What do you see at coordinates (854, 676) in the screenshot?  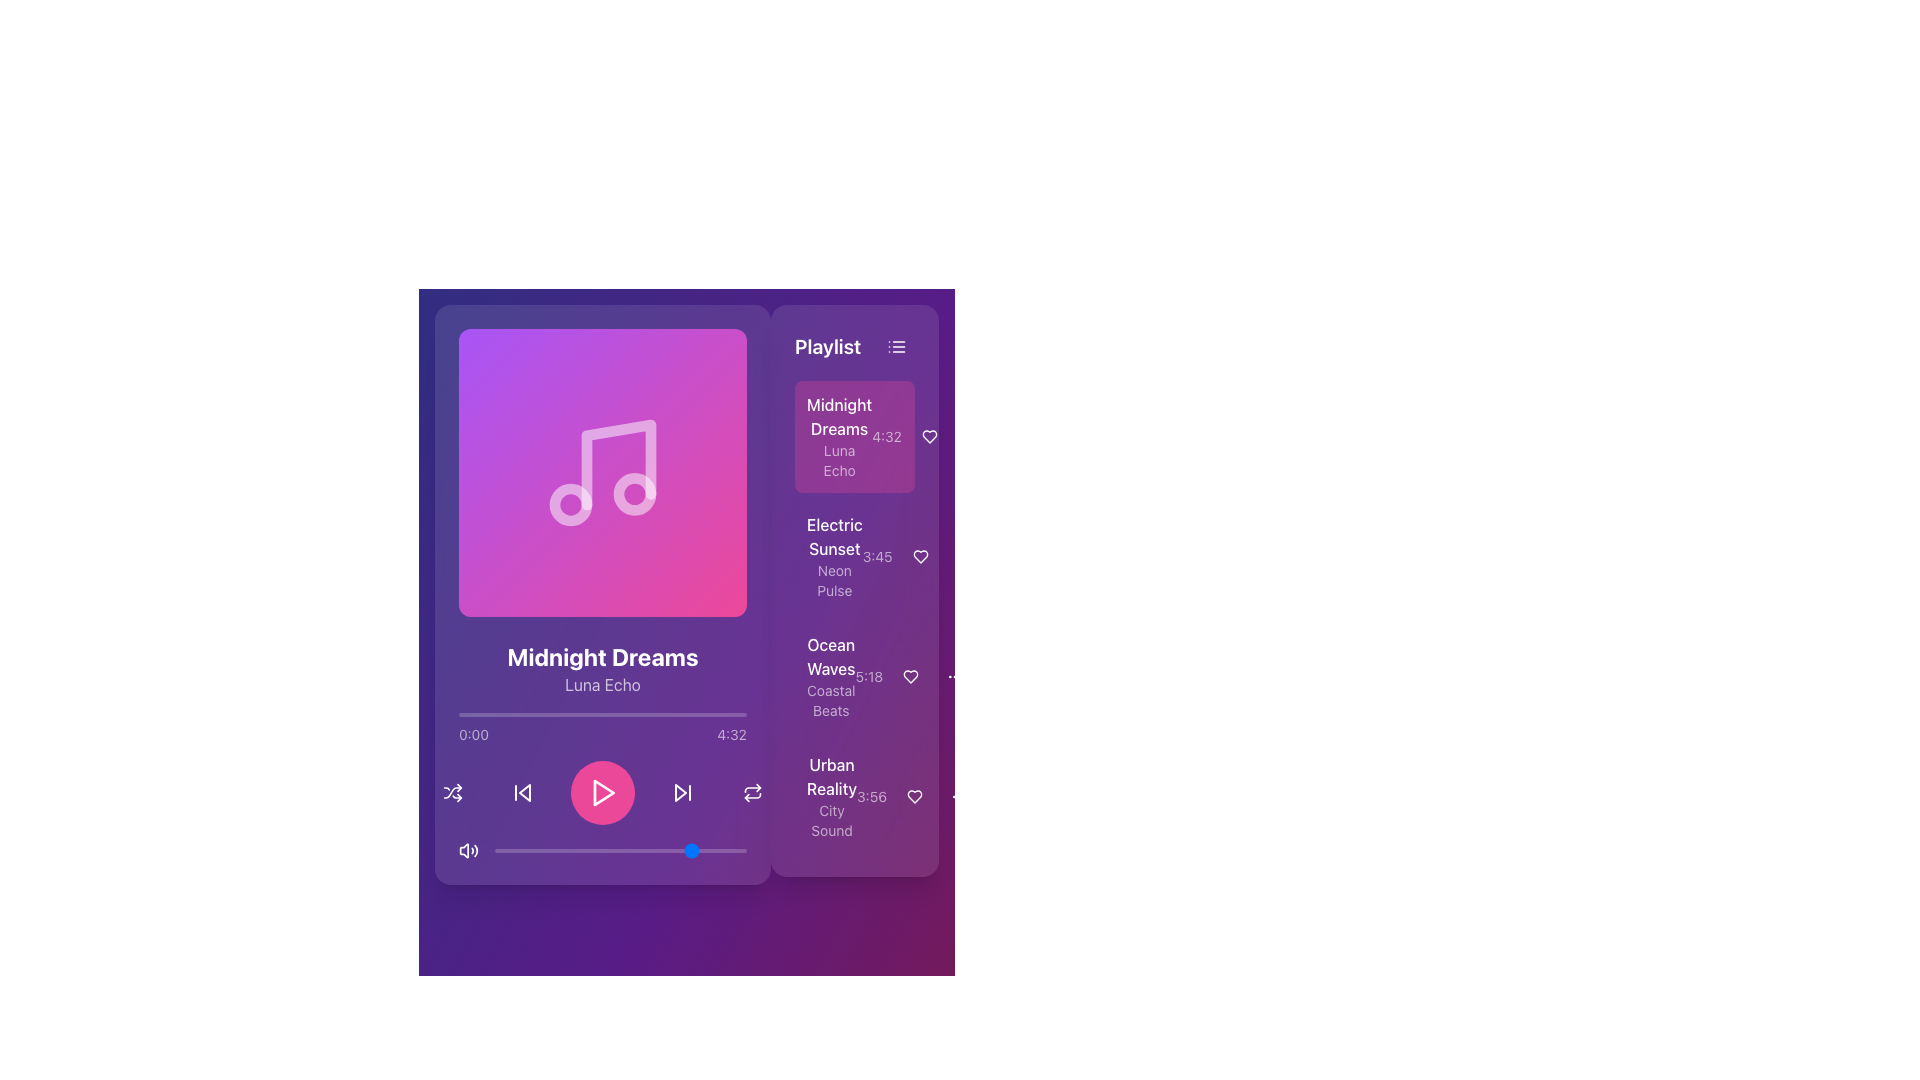 I see `the third item in the playlist, which represents a song or track` at bounding box center [854, 676].